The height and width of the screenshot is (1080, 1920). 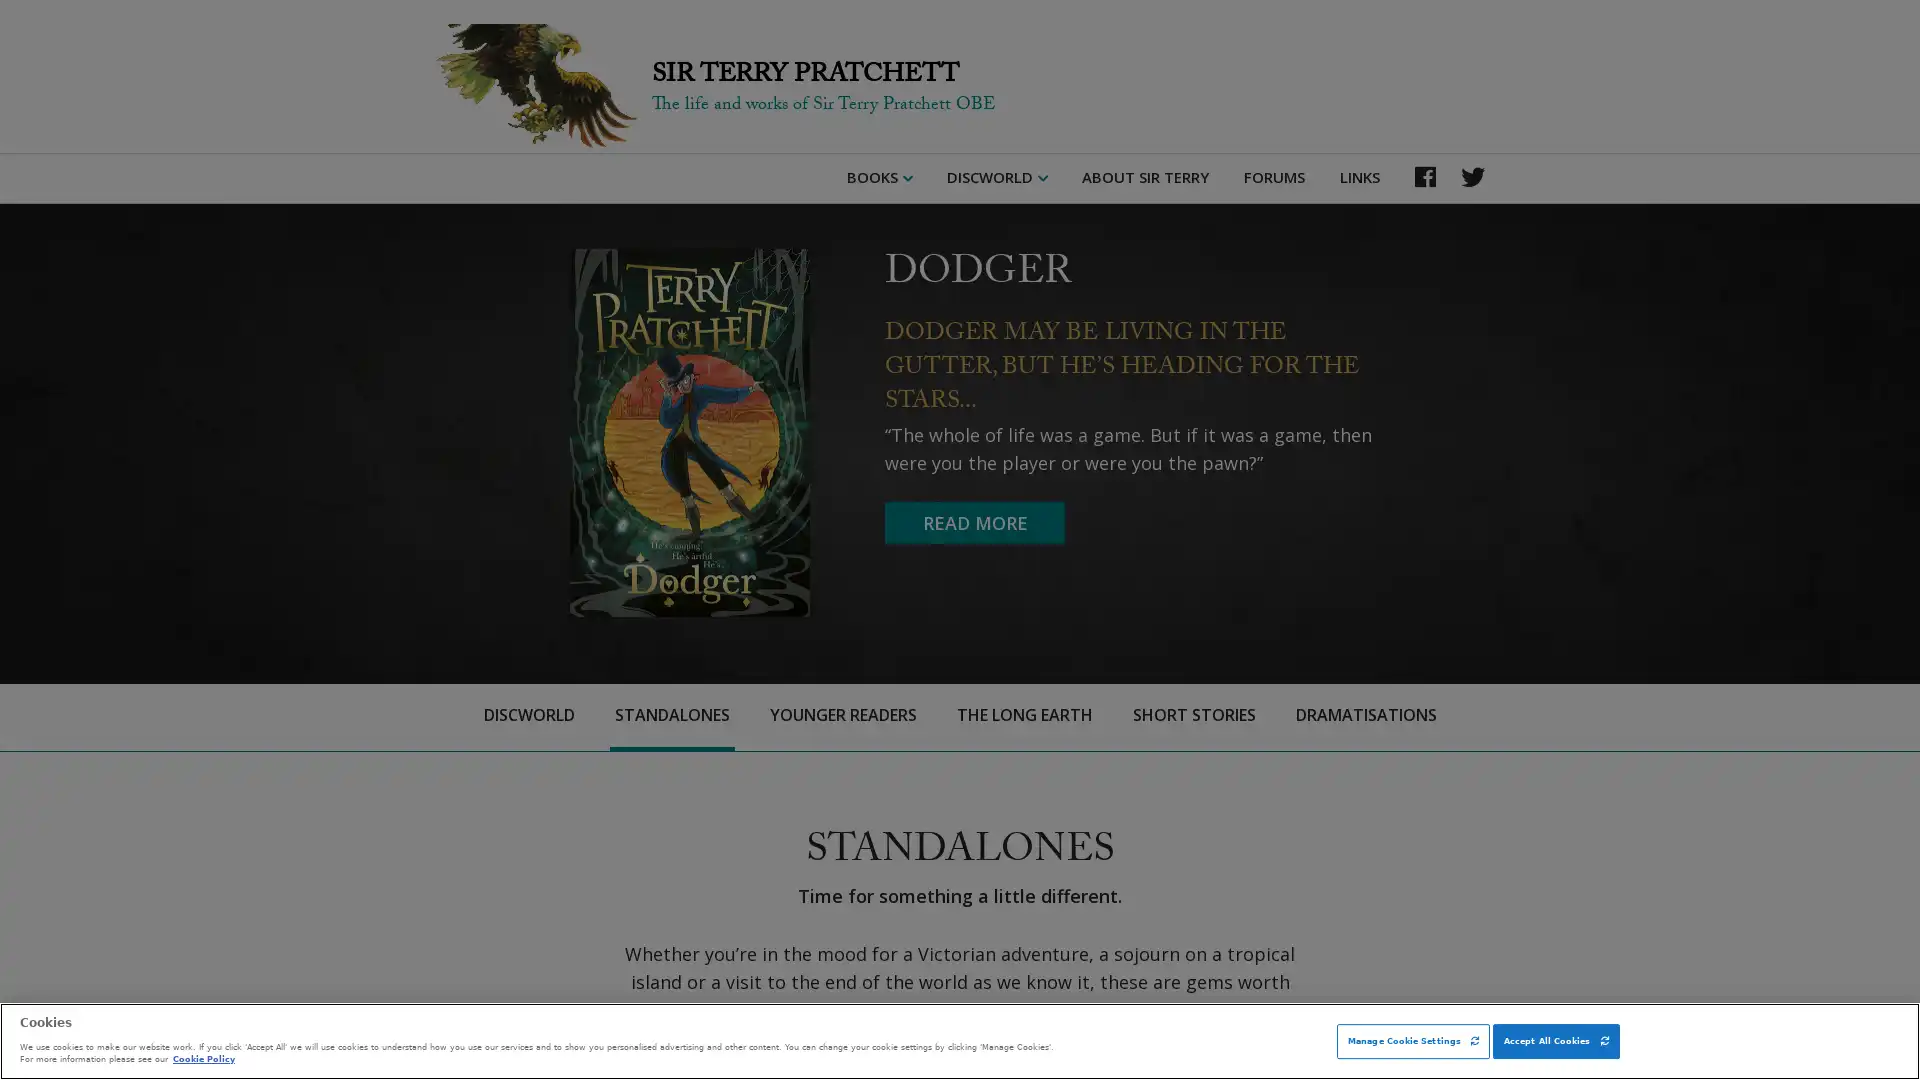 What do you see at coordinates (1554, 1040) in the screenshot?
I see `Accept All Cookies` at bounding box center [1554, 1040].